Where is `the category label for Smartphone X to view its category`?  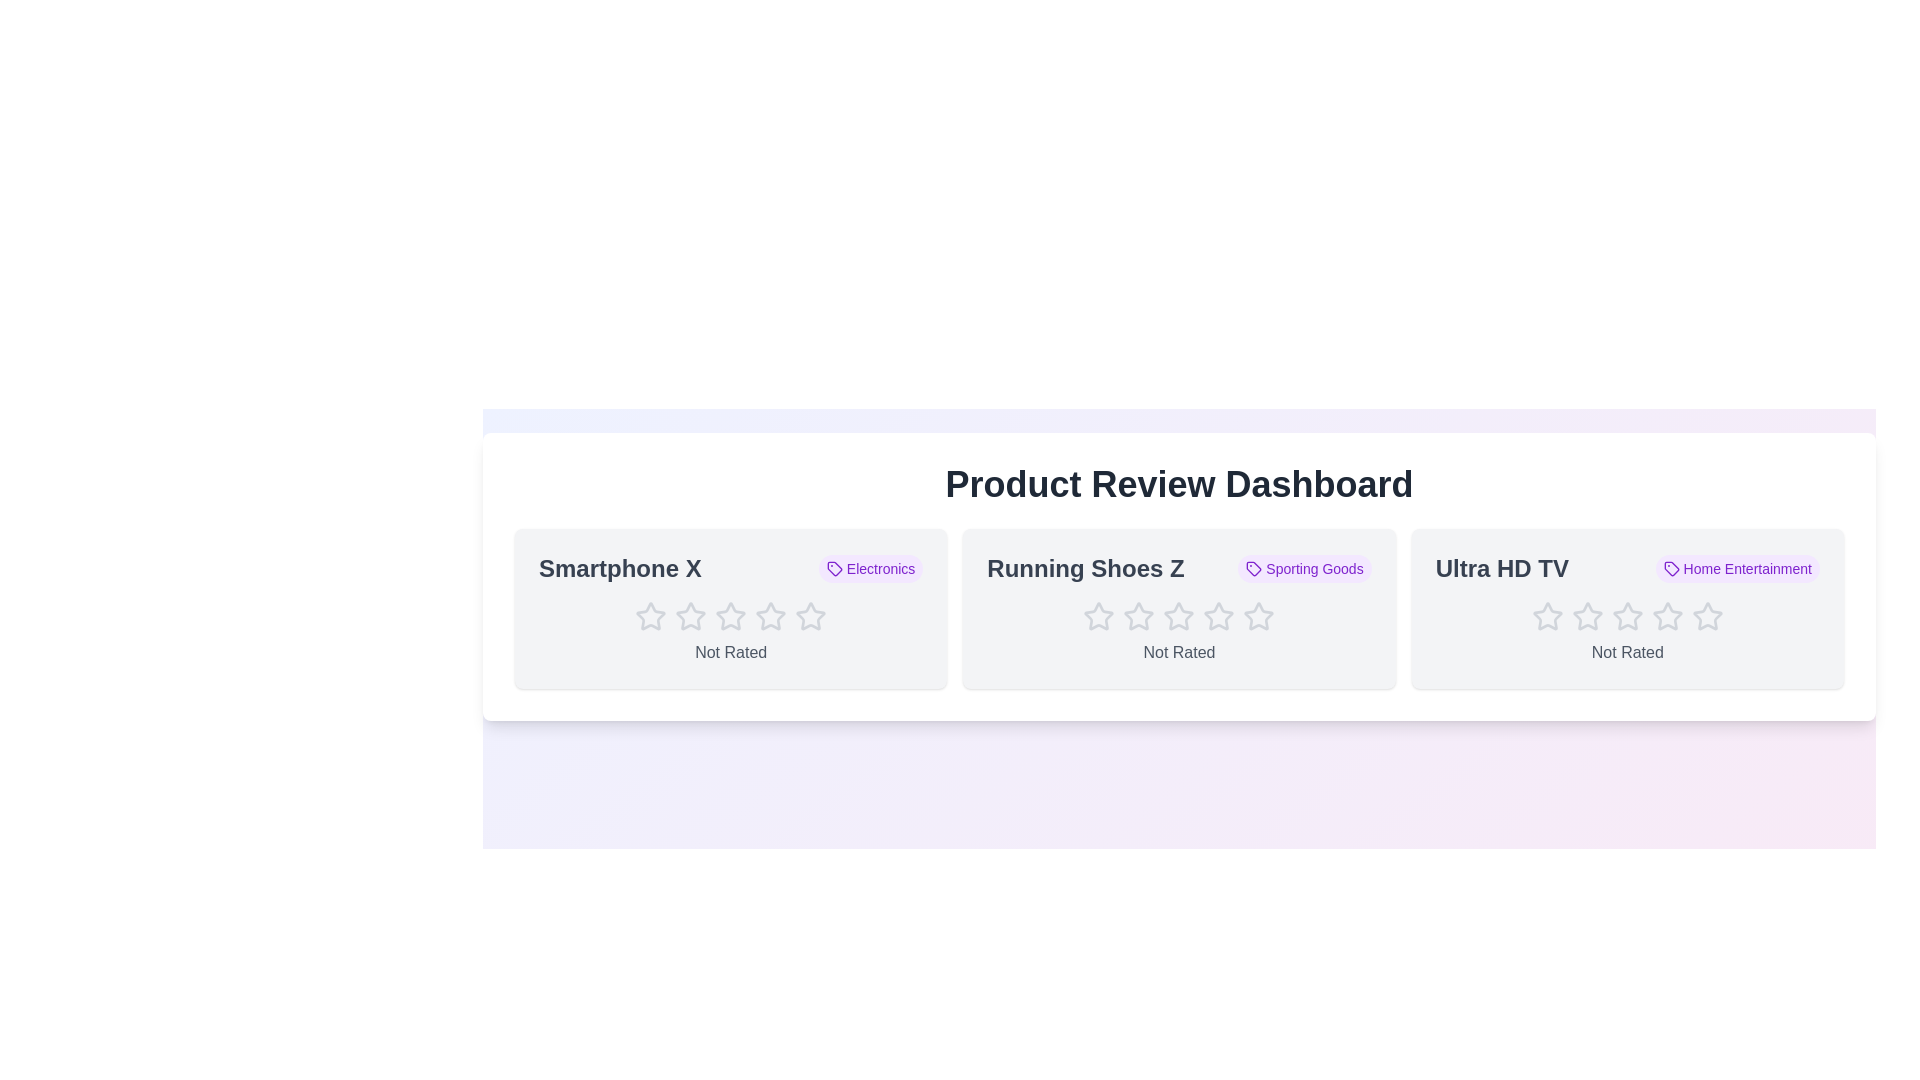 the category label for Smartphone X to view its category is located at coordinates (871, 569).